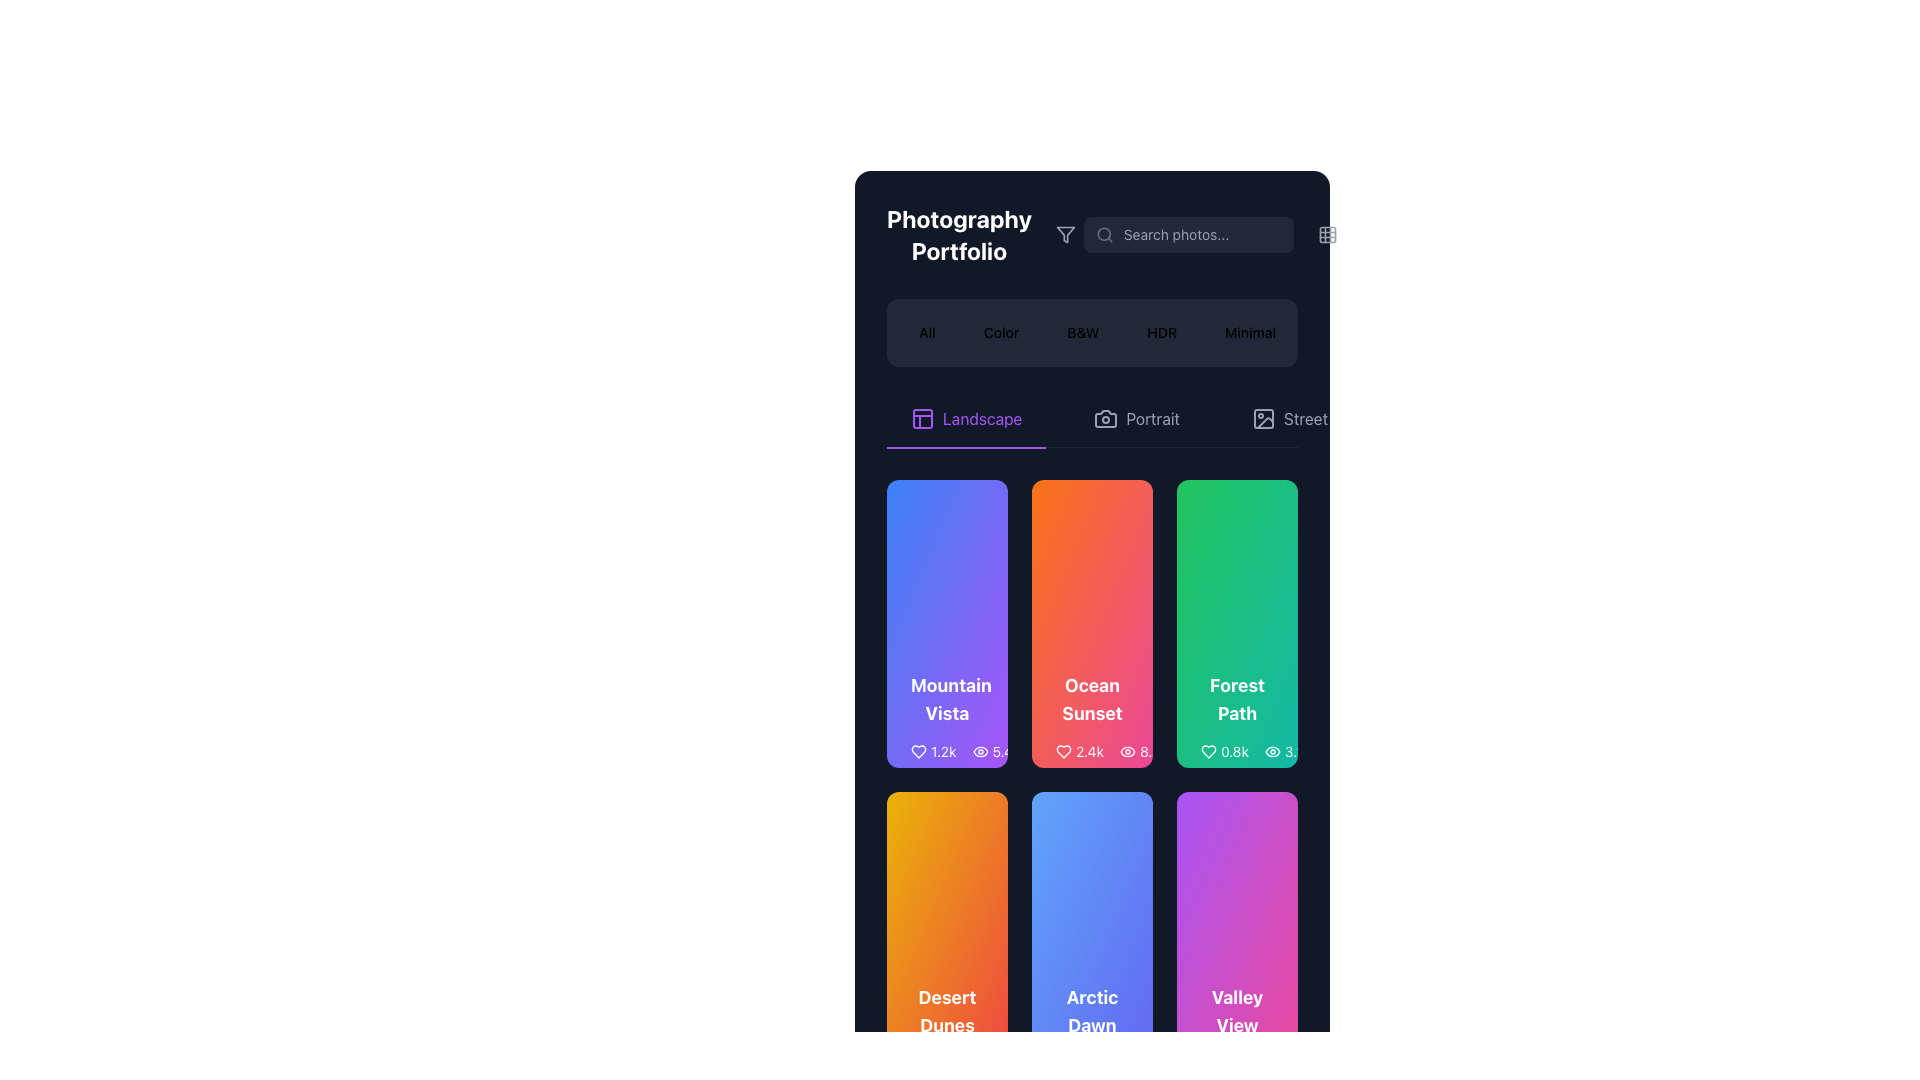  I want to click on the text label indicating a numerical value associated with an action, positioned to the right of the heart icon, so click(1233, 752).